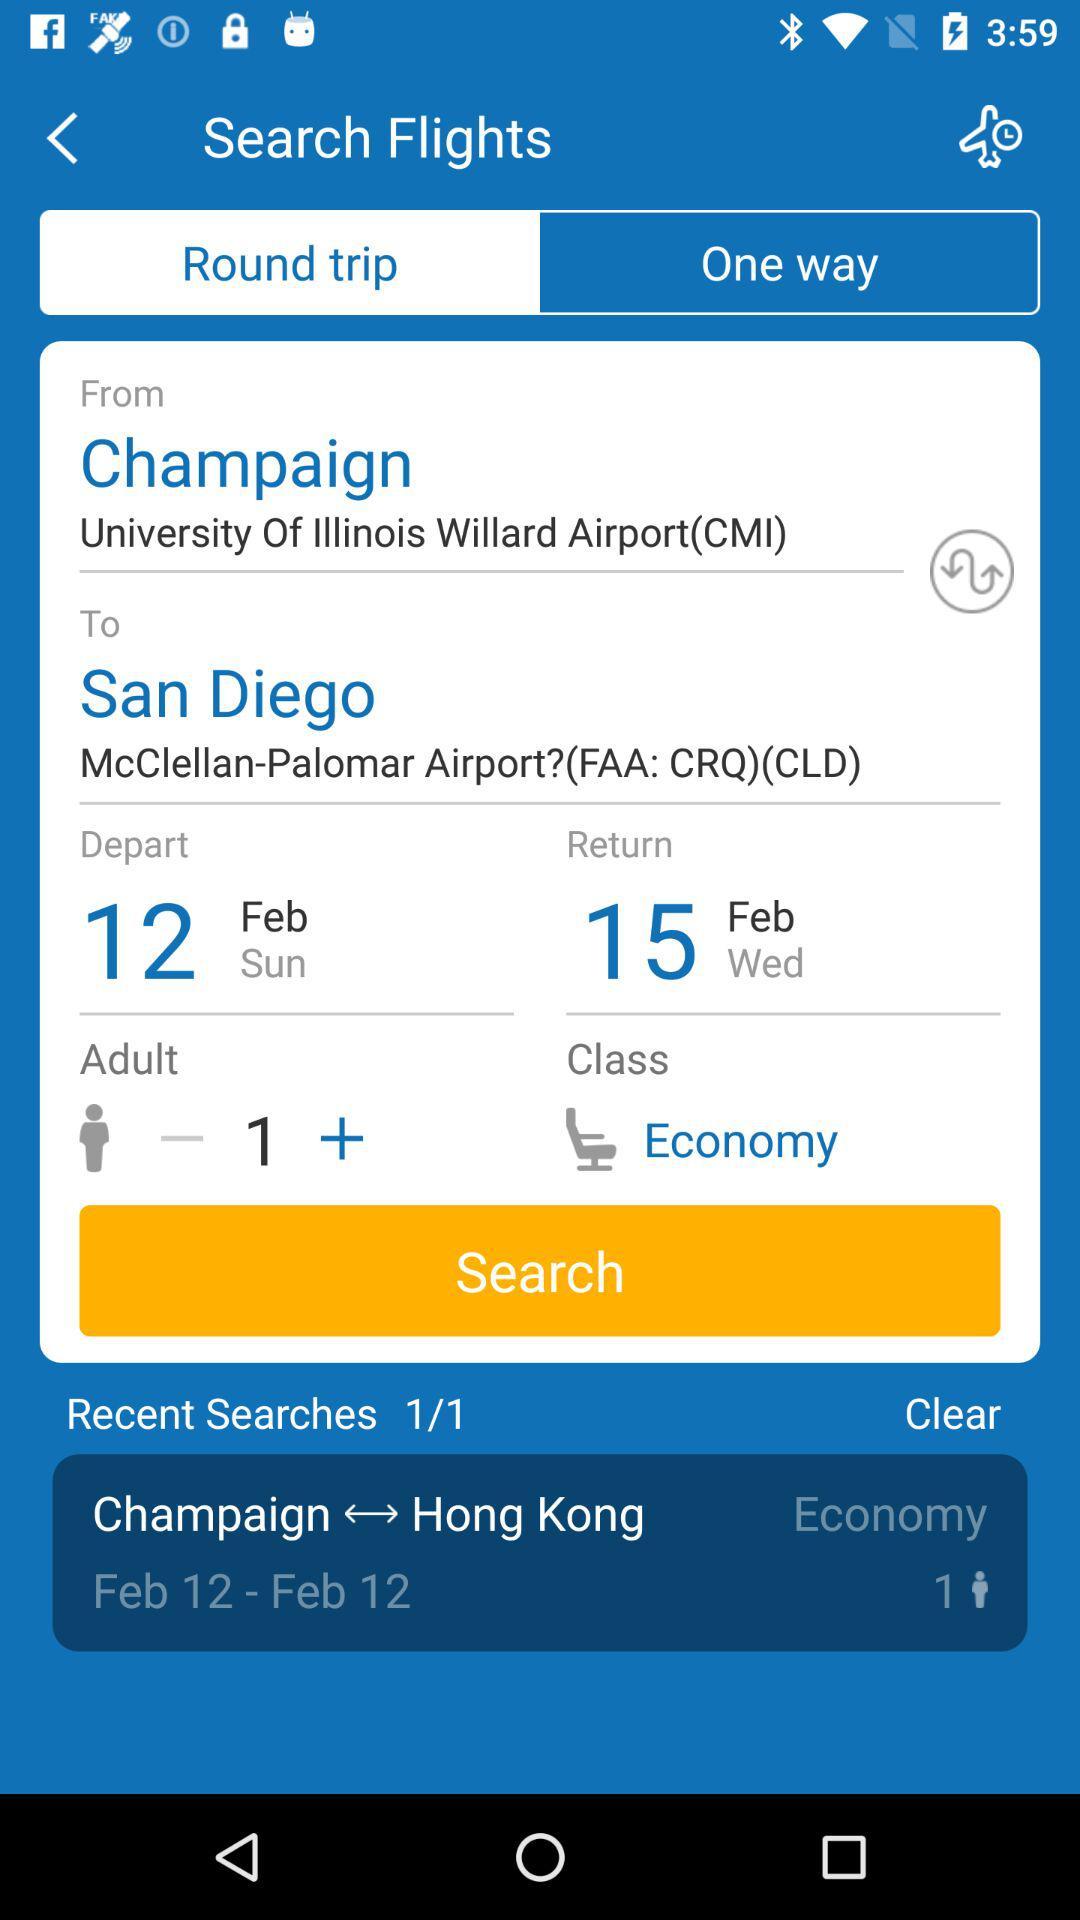  I want to click on flight times, so click(1003, 135).